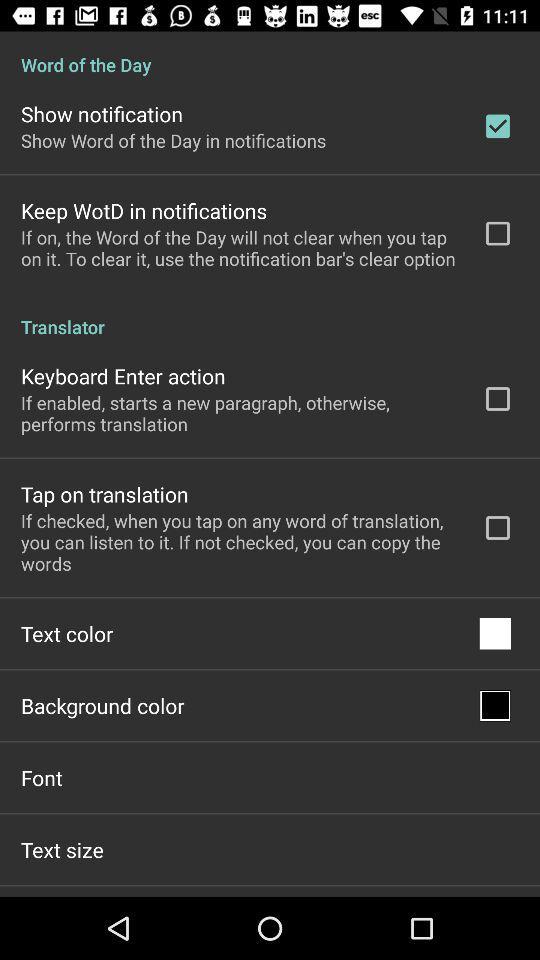 The image size is (540, 960). I want to click on icon below the background color icon, so click(41, 776).